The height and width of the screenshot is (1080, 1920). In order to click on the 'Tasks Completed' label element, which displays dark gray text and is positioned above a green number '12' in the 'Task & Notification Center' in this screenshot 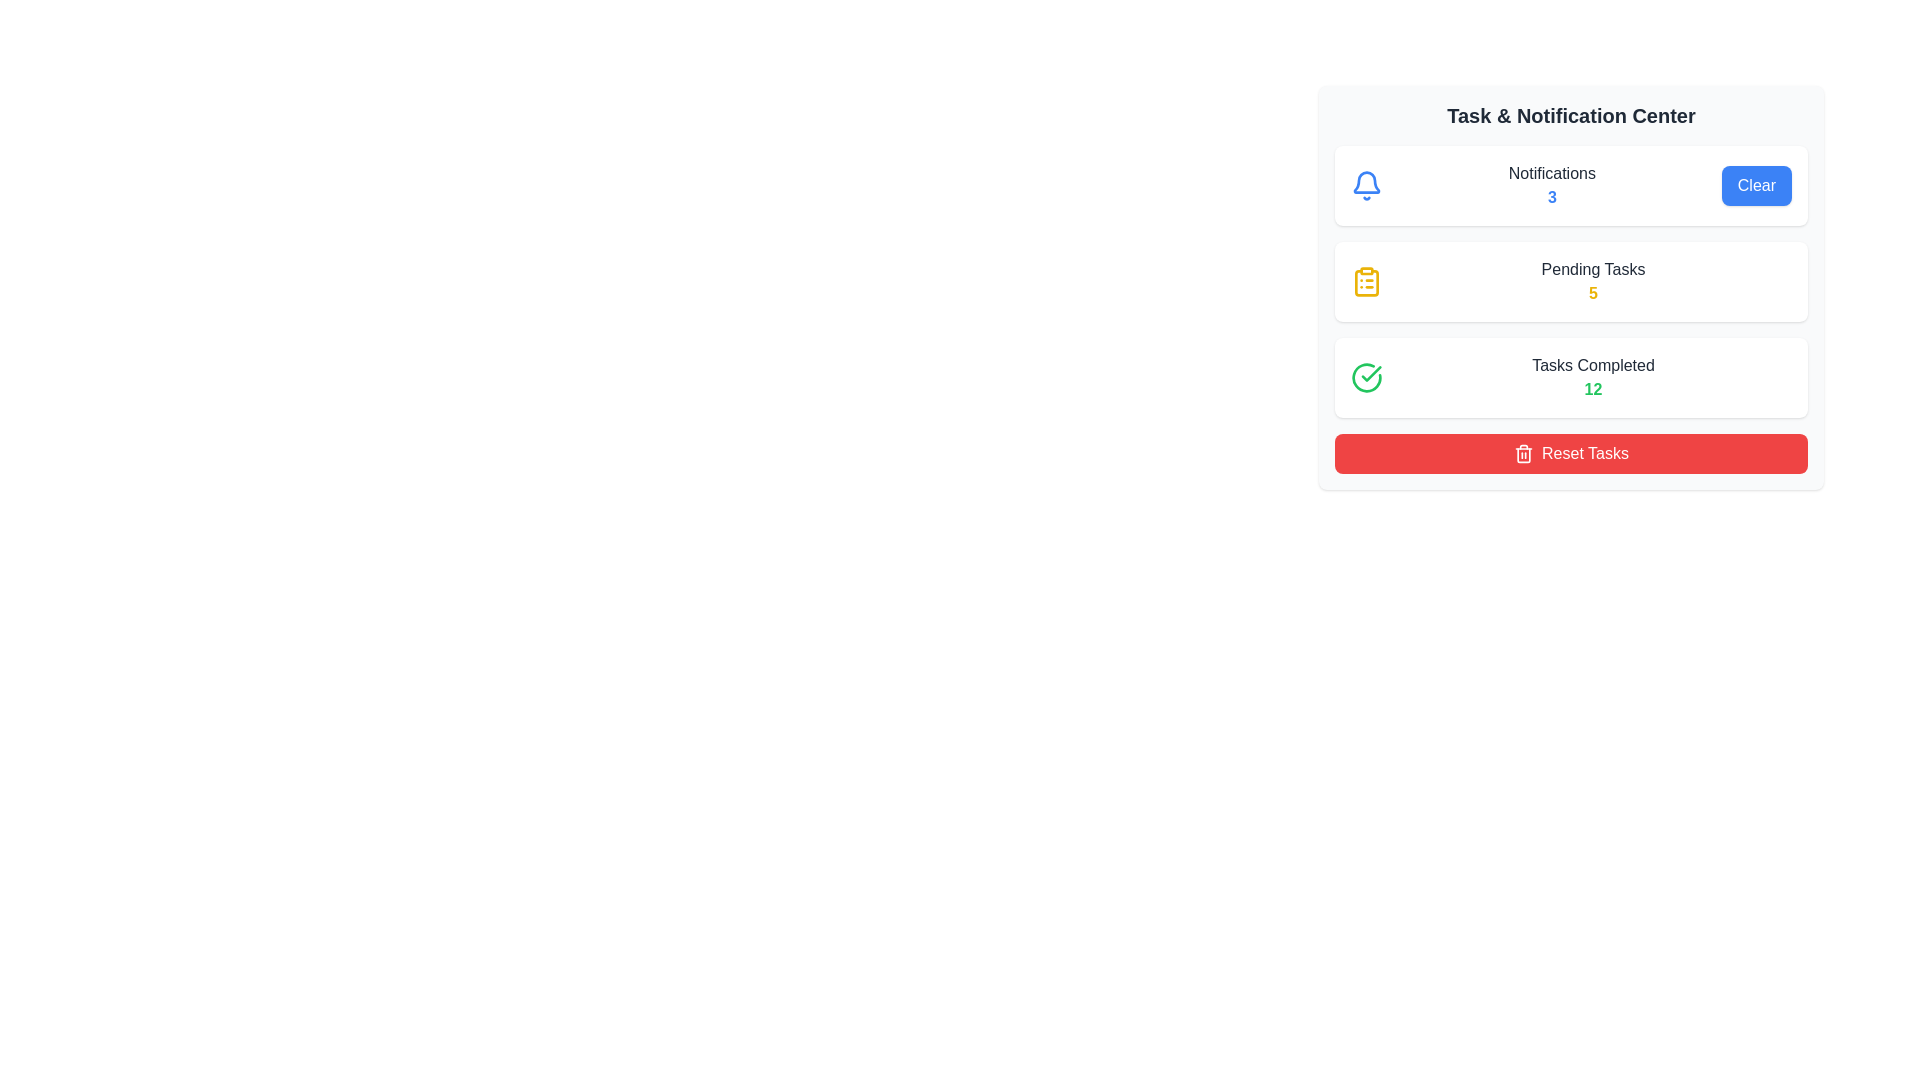, I will do `click(1592, 366)`.